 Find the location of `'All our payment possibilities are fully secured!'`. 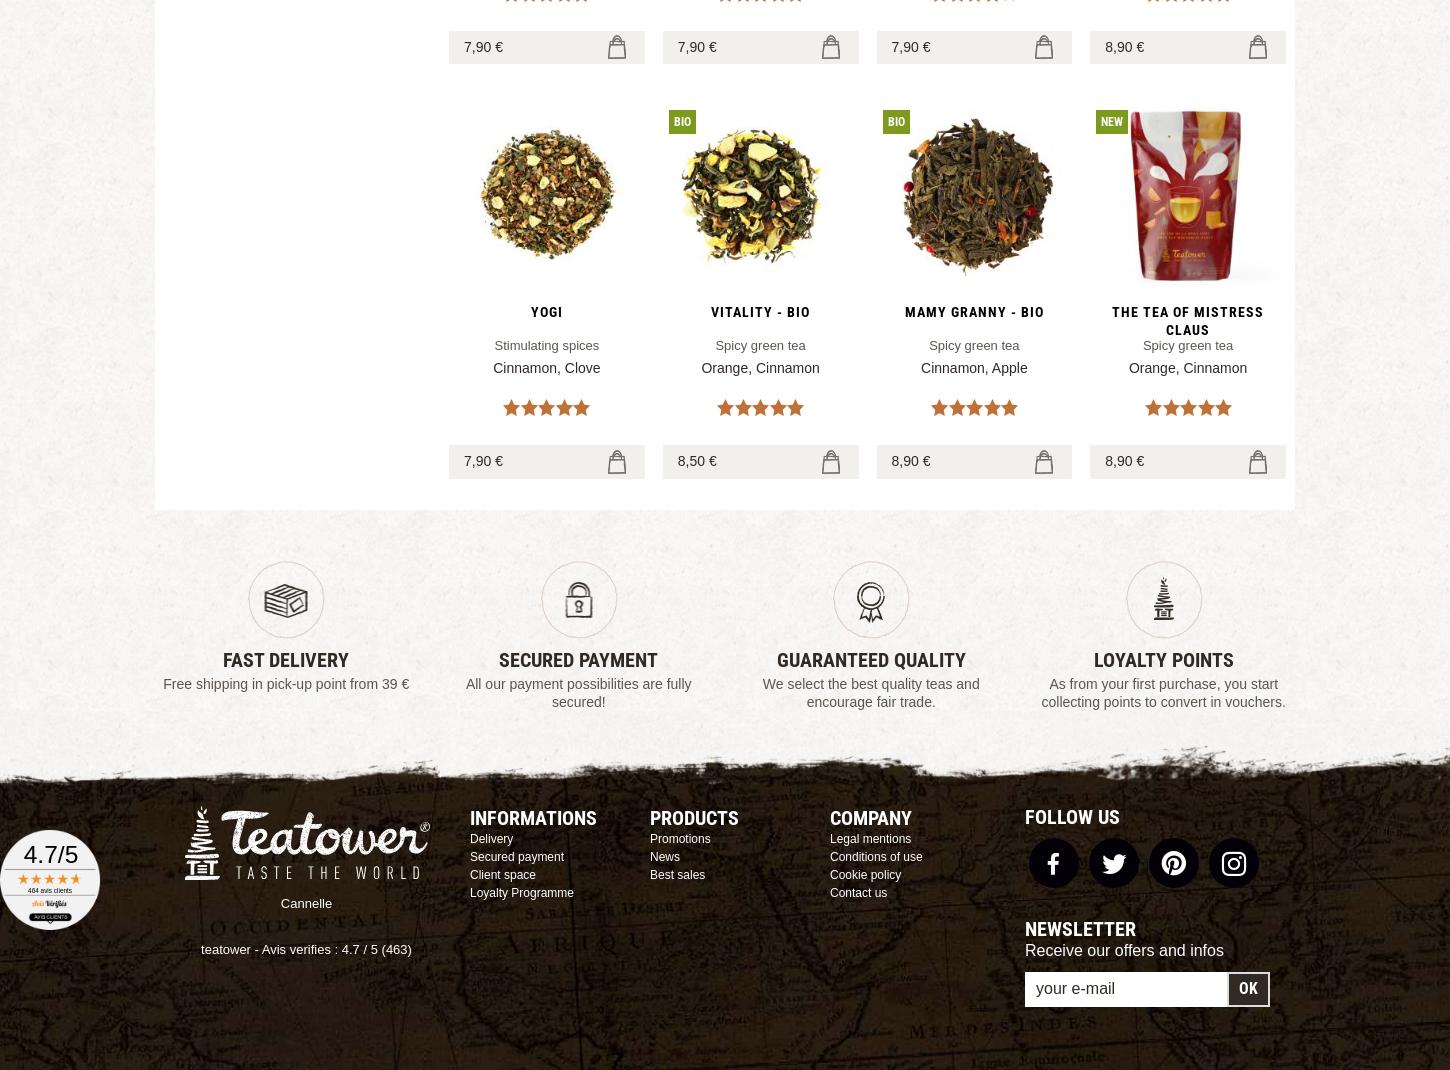

'All our payment possibilities are fully secured!' is located at coordinates (577, 691).